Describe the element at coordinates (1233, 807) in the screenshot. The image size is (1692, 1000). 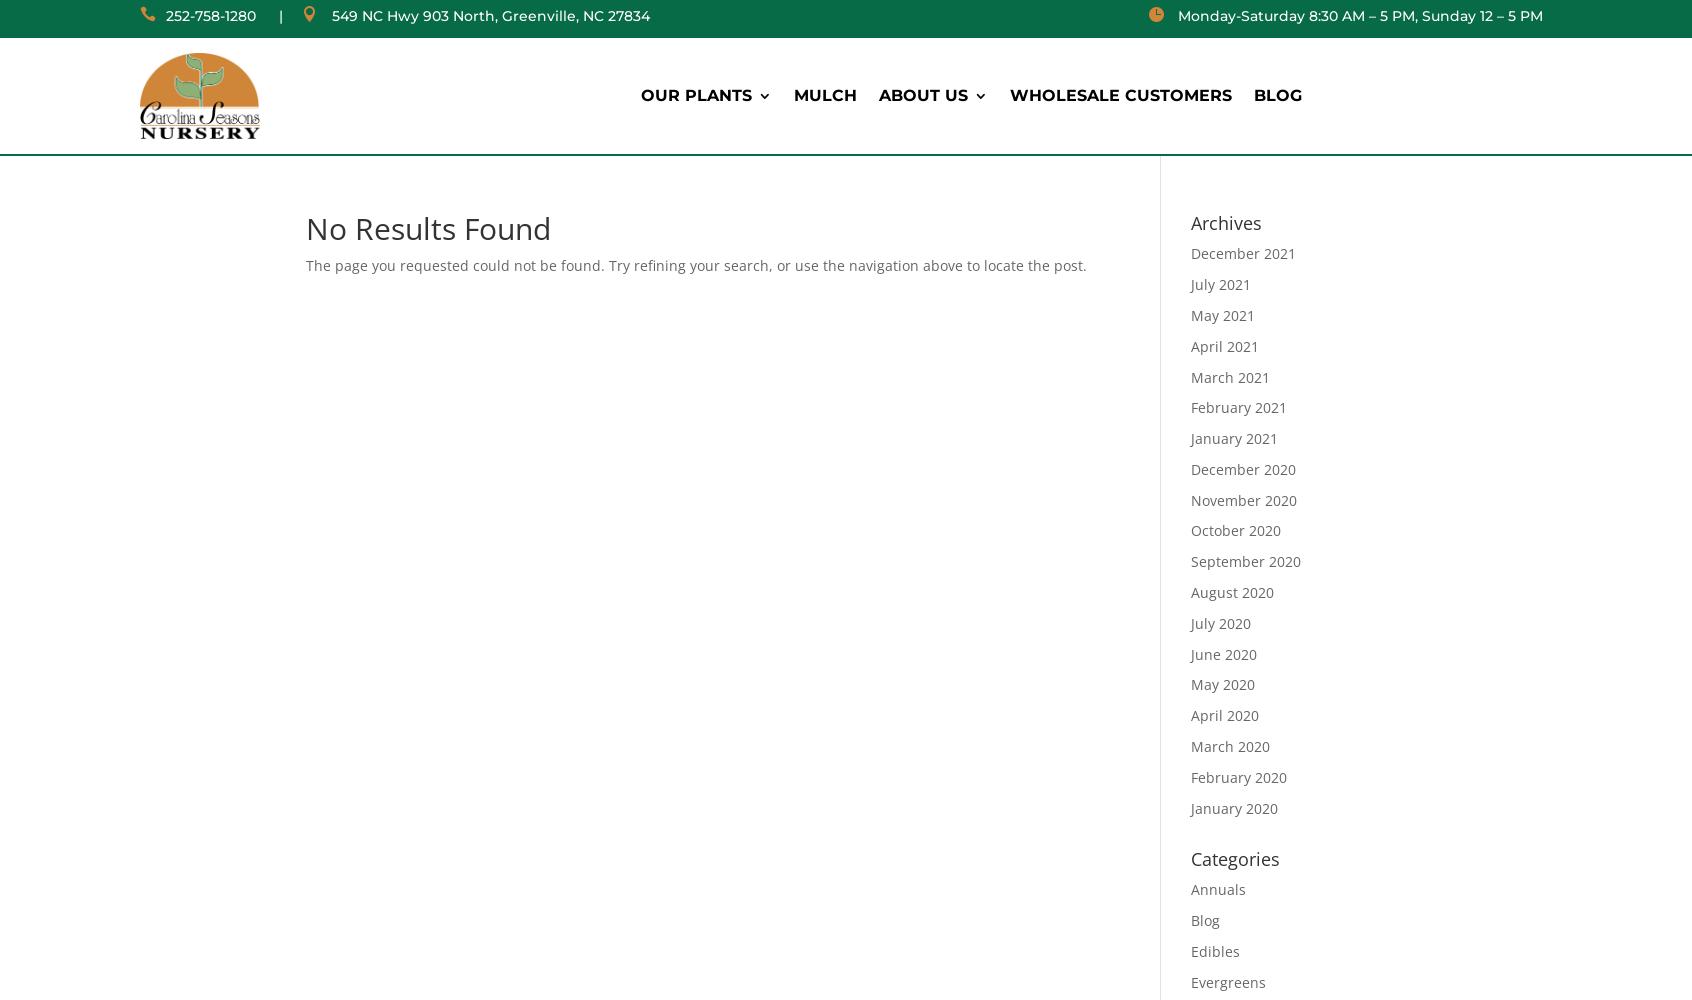
I see `'January 2020'` at that location.